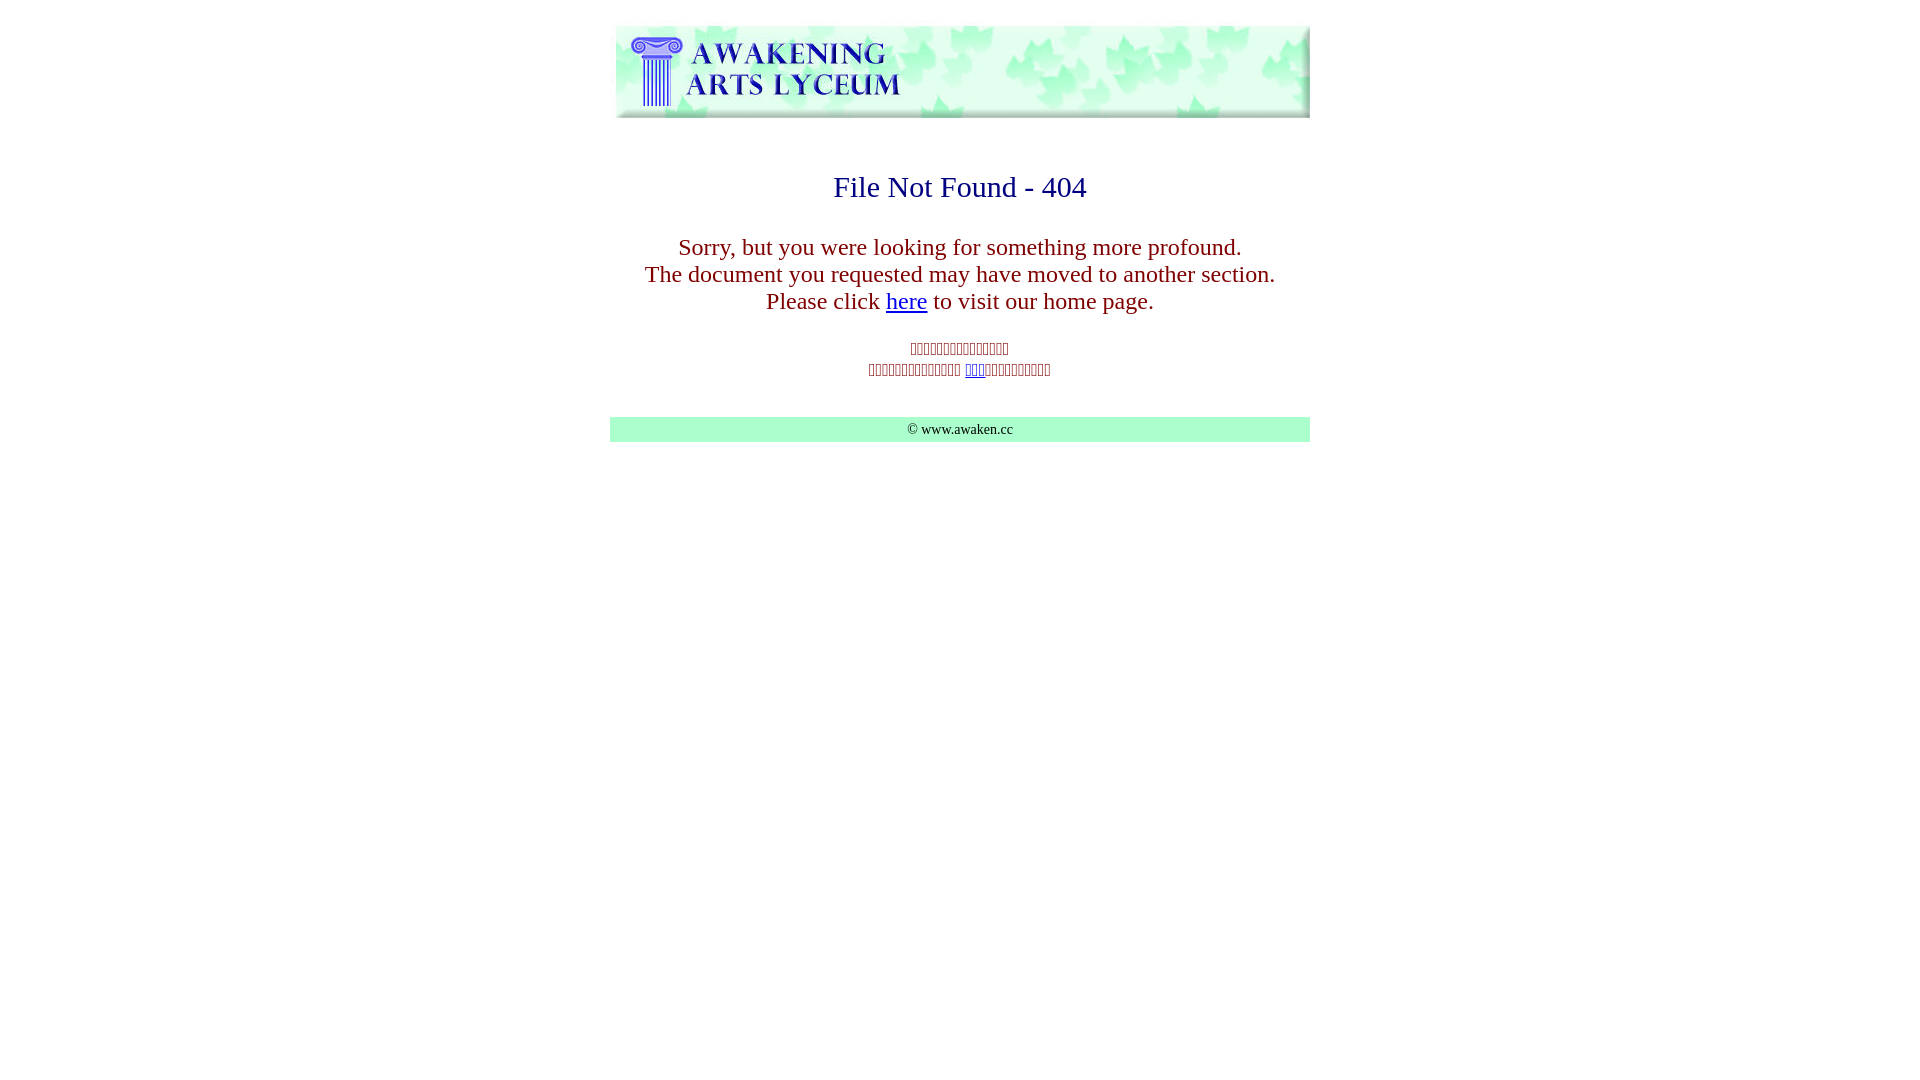  What do you see at coordinates (905, 300) in the screenshot?
I see `'here'` at bounding box center [905, 300].